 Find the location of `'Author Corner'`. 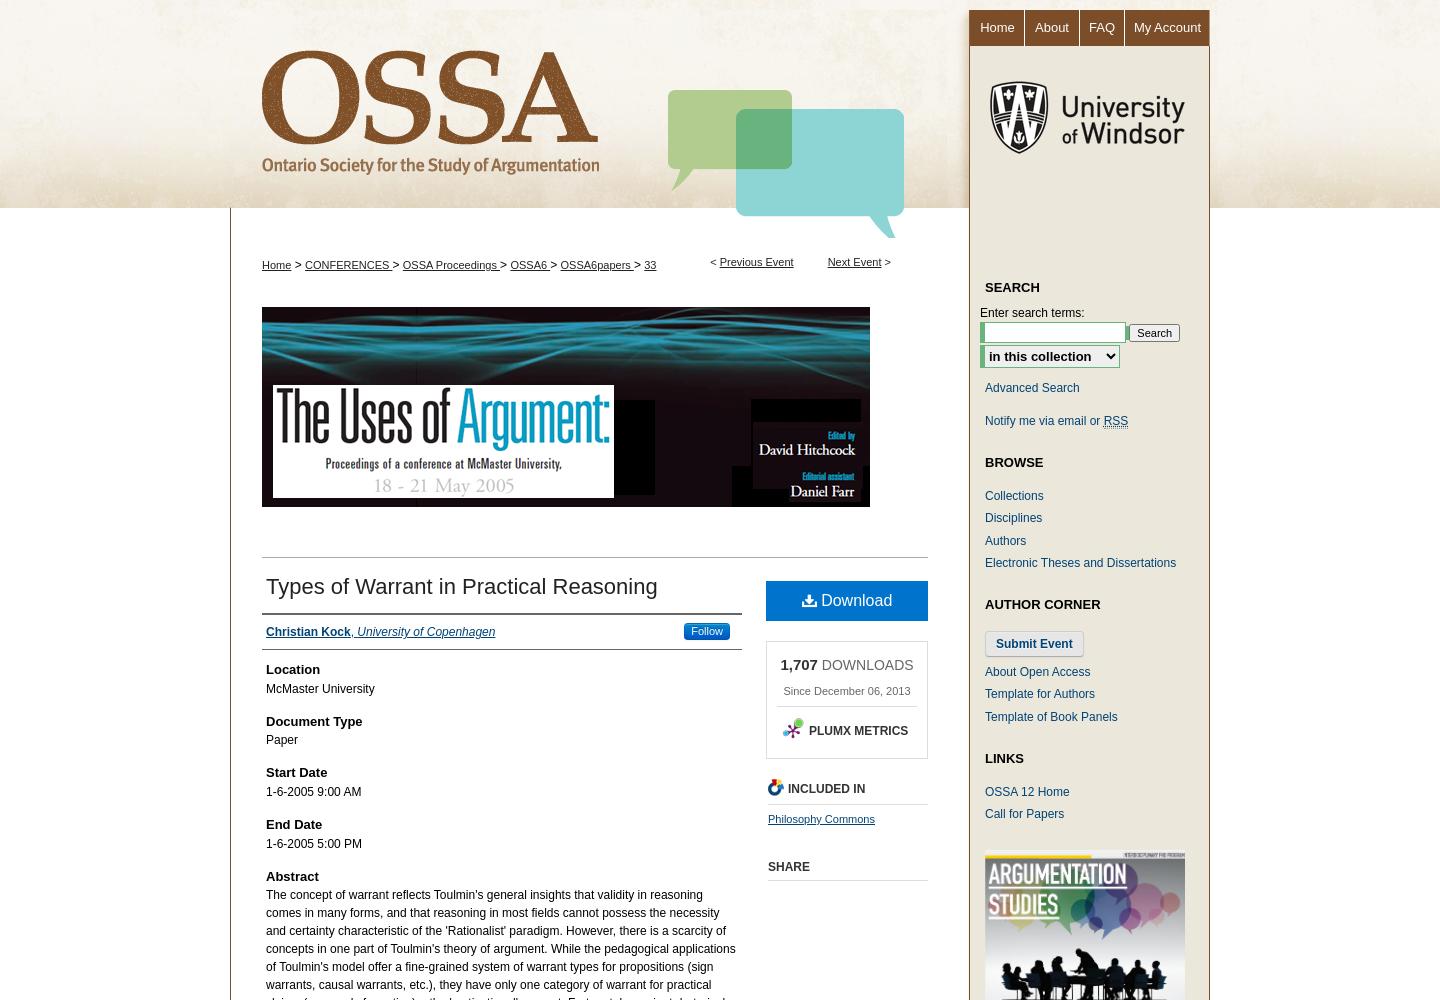

'Author Corner' is located at coordinates (1042, 603).